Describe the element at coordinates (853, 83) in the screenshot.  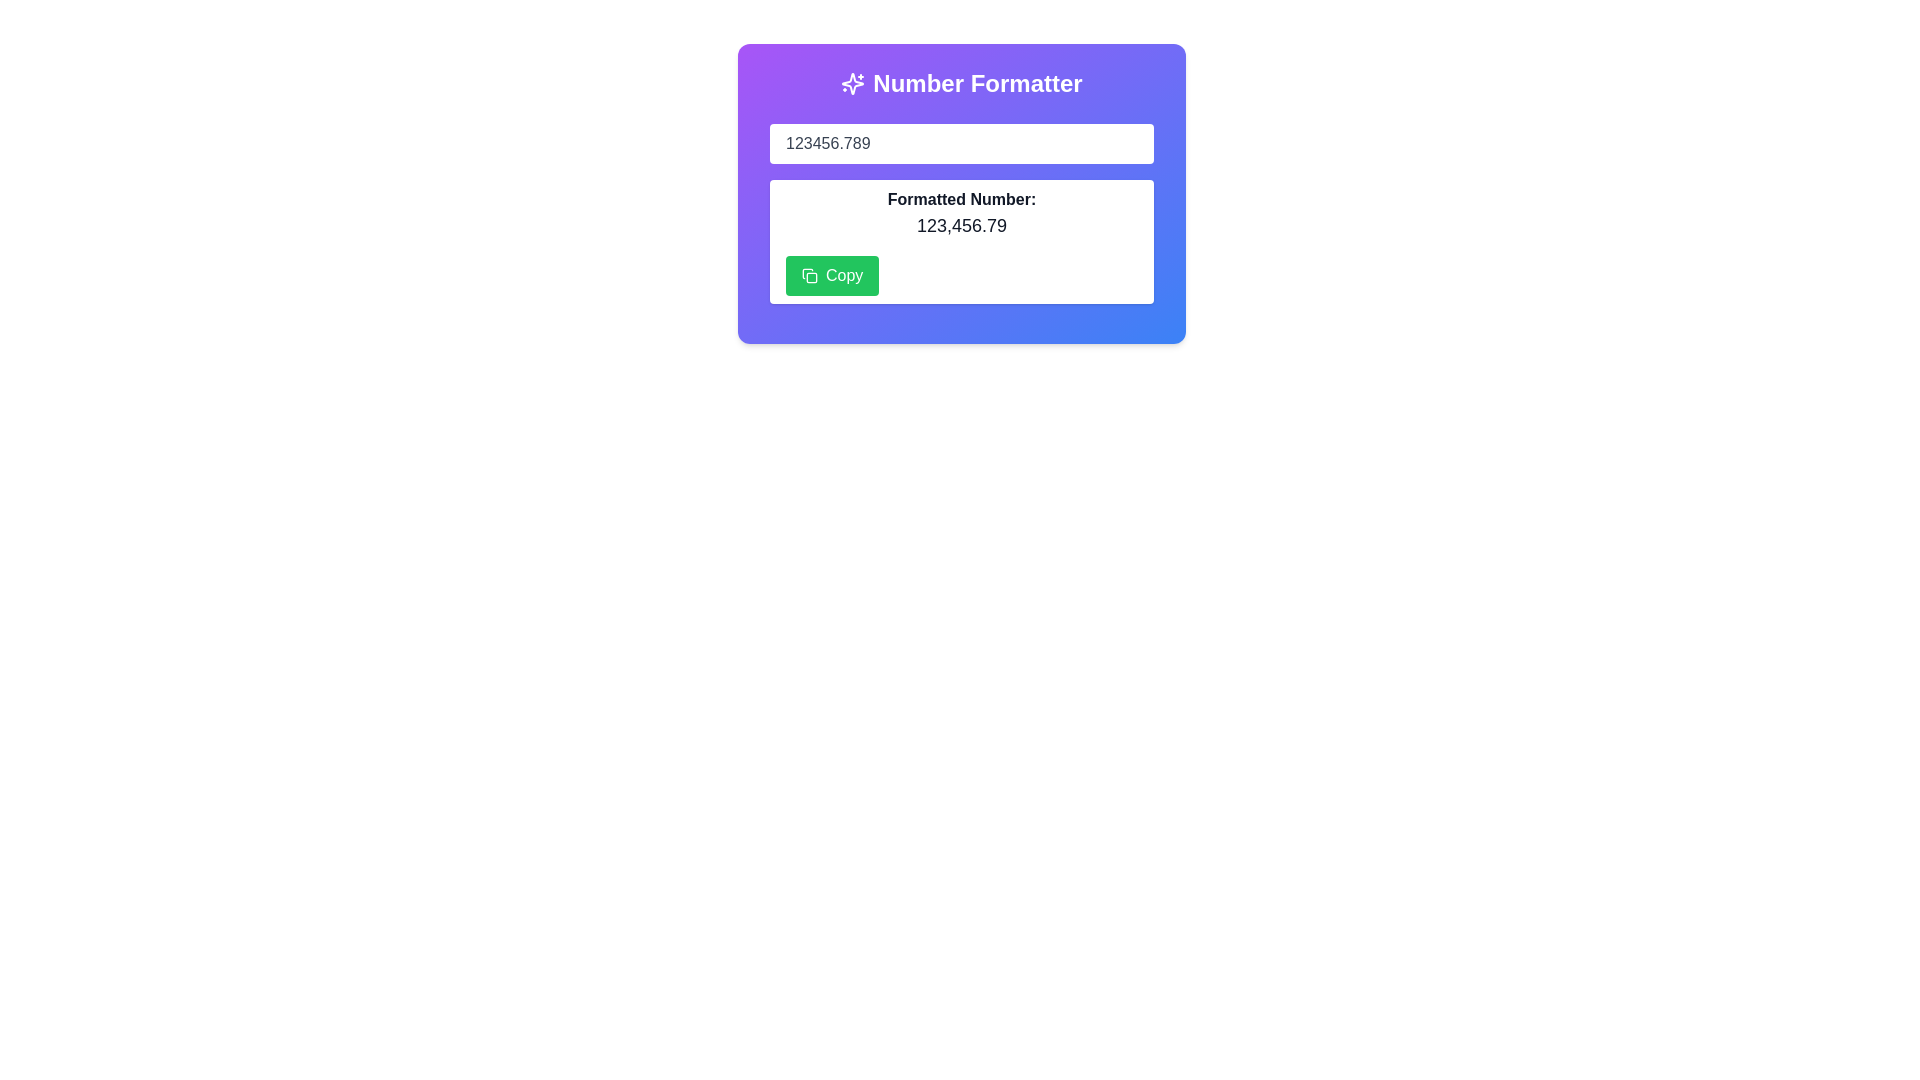
I see `the star-like sparkle icon located in the top-left corner of the Number Formatter's header section, prominently positioned against the purple gradient background and adjacent to the title text 'Number Formatter'` at that location.